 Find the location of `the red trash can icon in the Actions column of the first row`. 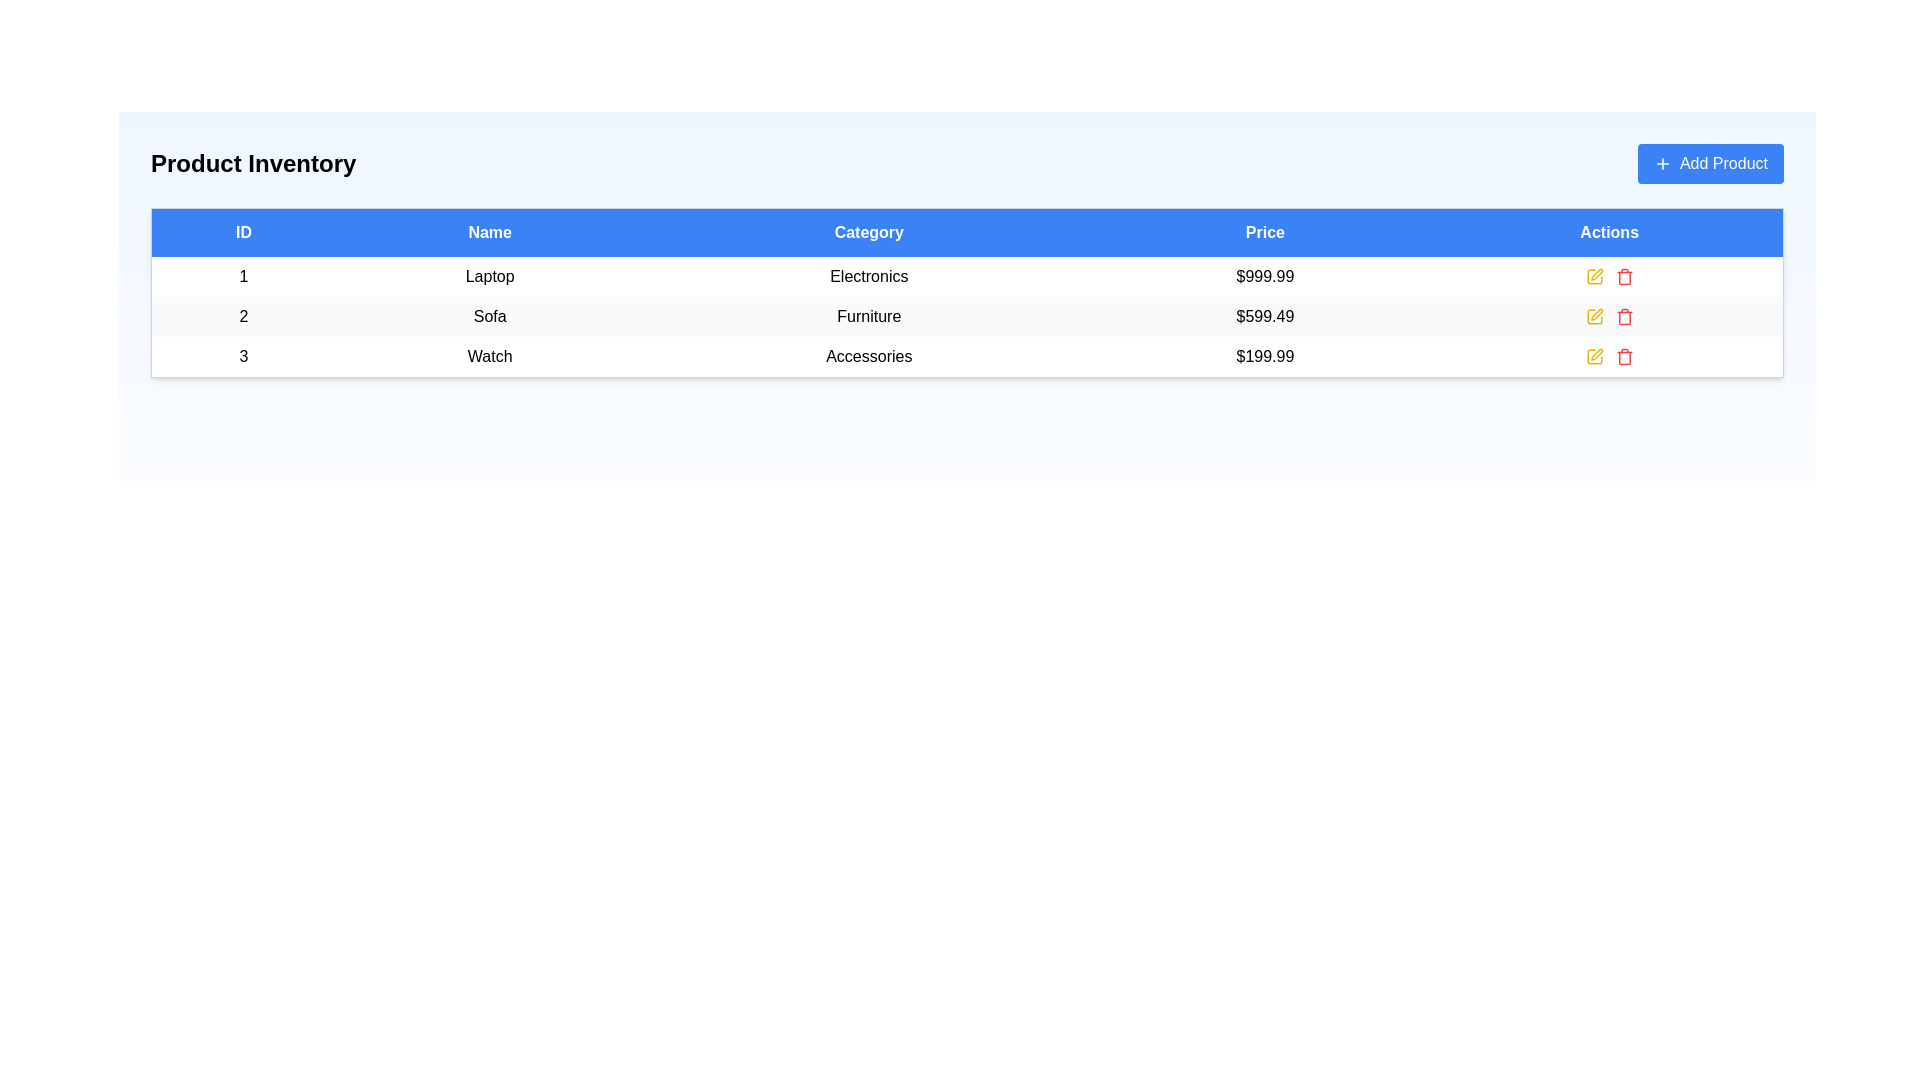

the red trash can icon in the Actions column of the first row is located at coordinates (1624, 277).